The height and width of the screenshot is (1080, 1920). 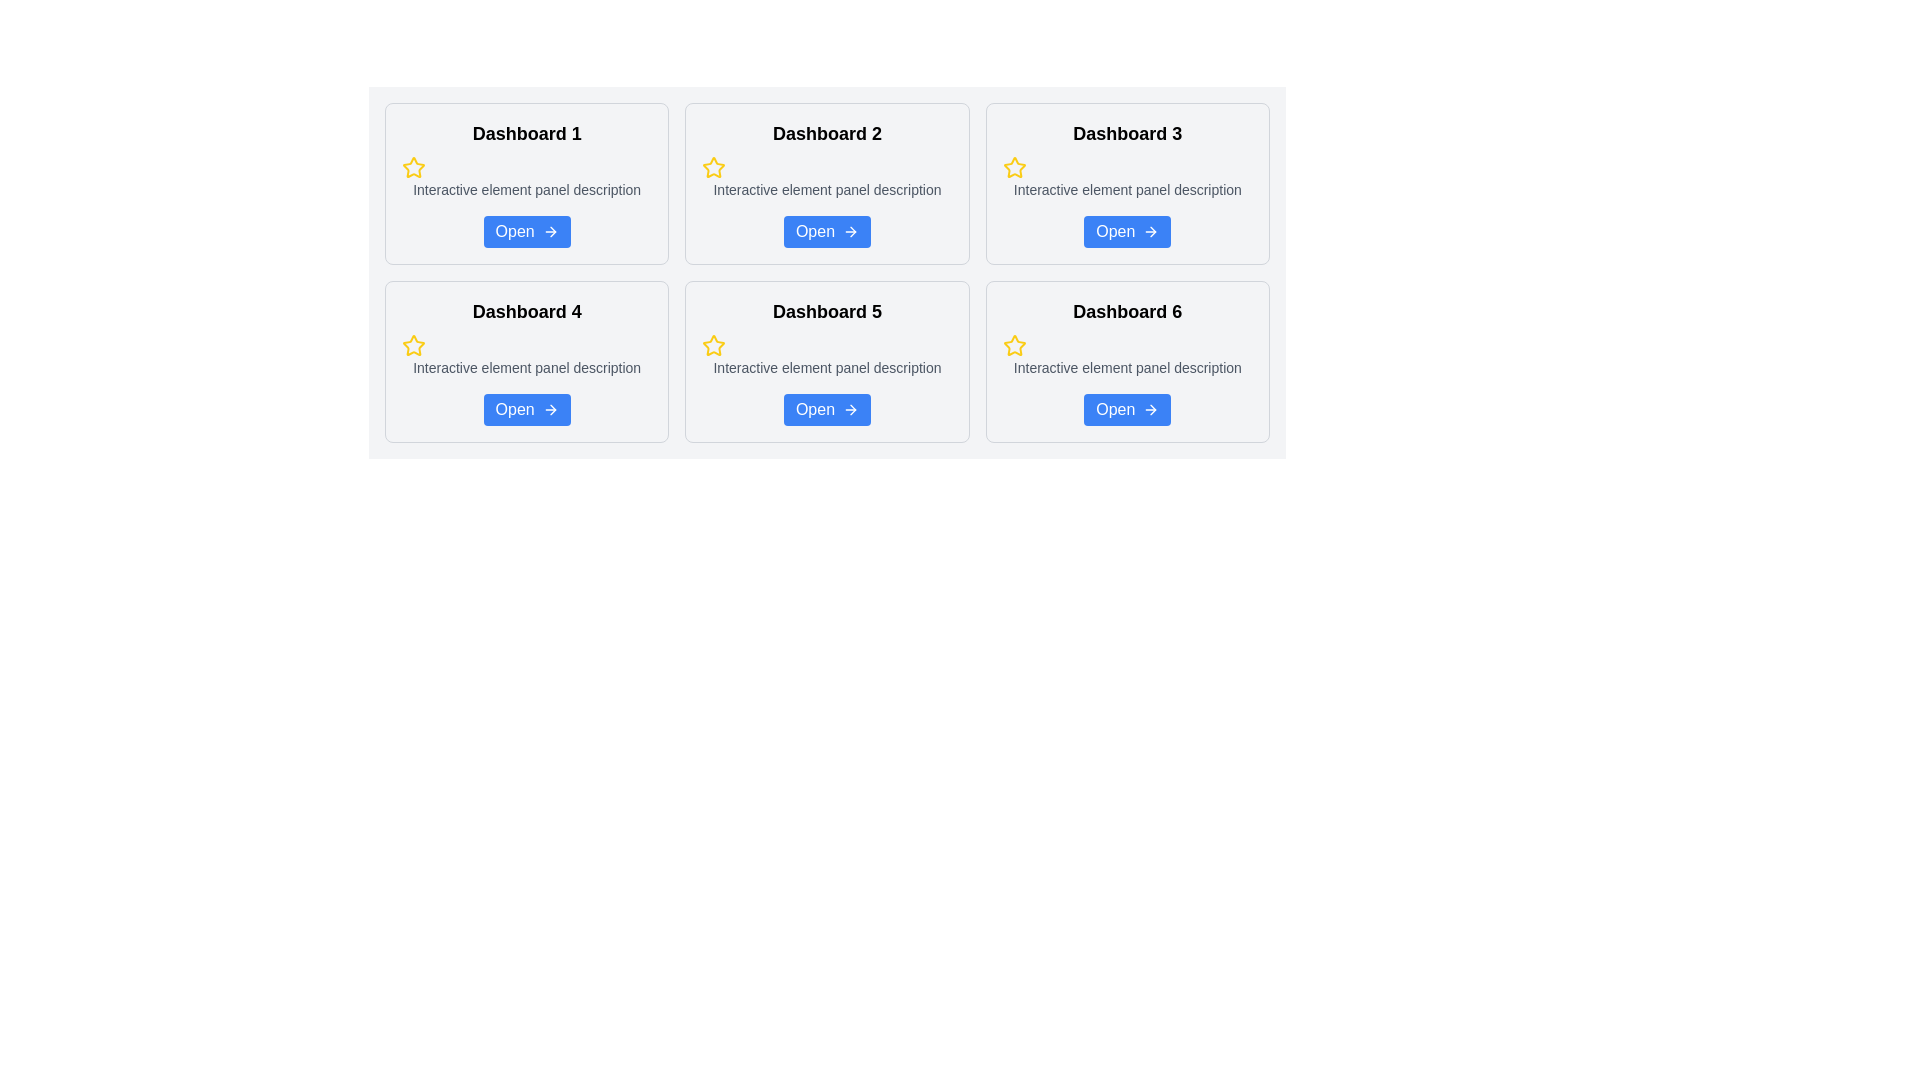 I want to click on the static Text label that provides a description for the 'Dashboard 3' panel, located below its title and to the right of a star icon, so click(x=1127, y=189).